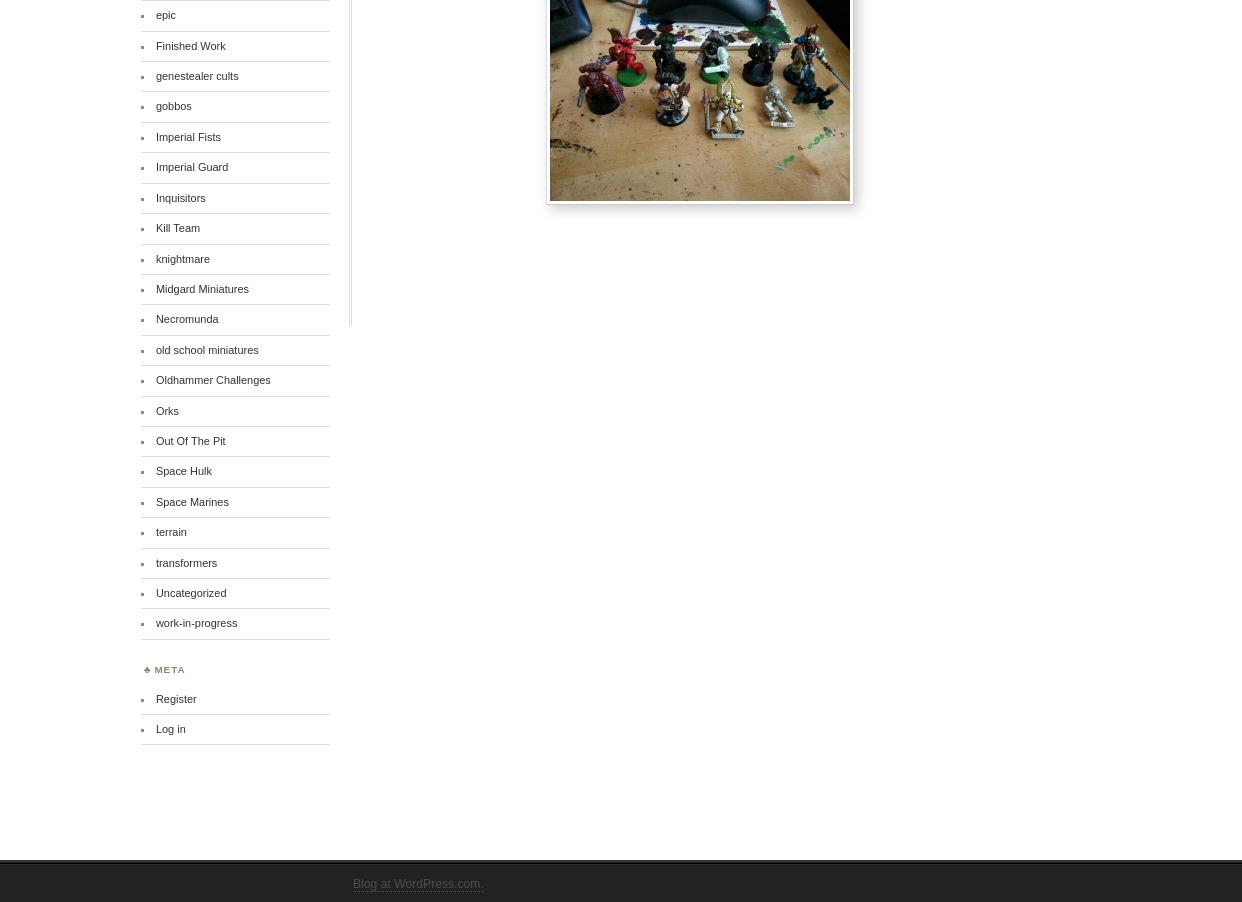  I want to click on 'Orks', so click(166, 409).